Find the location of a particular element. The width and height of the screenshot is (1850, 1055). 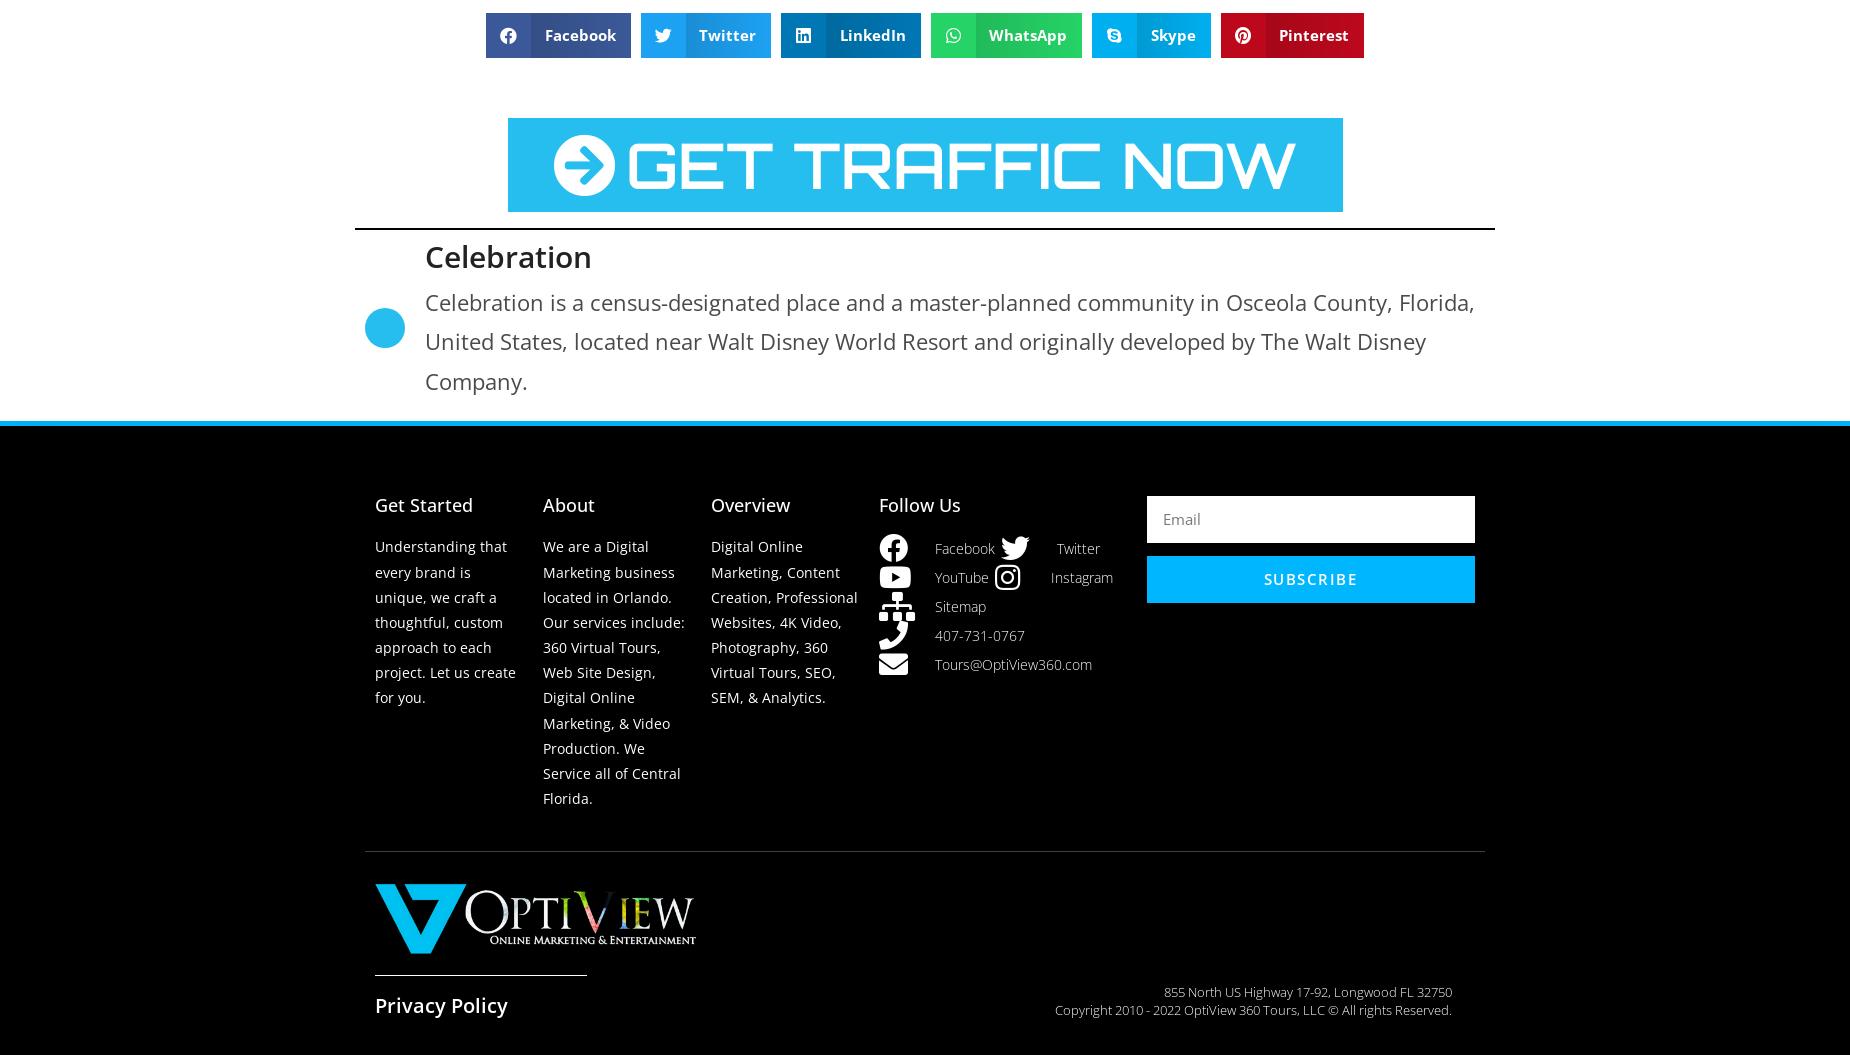

'Understanding that every brand is unique, we craft a thoughtful, custom approach to each project. Let us create for you.' is located at coordinates (373, 622).